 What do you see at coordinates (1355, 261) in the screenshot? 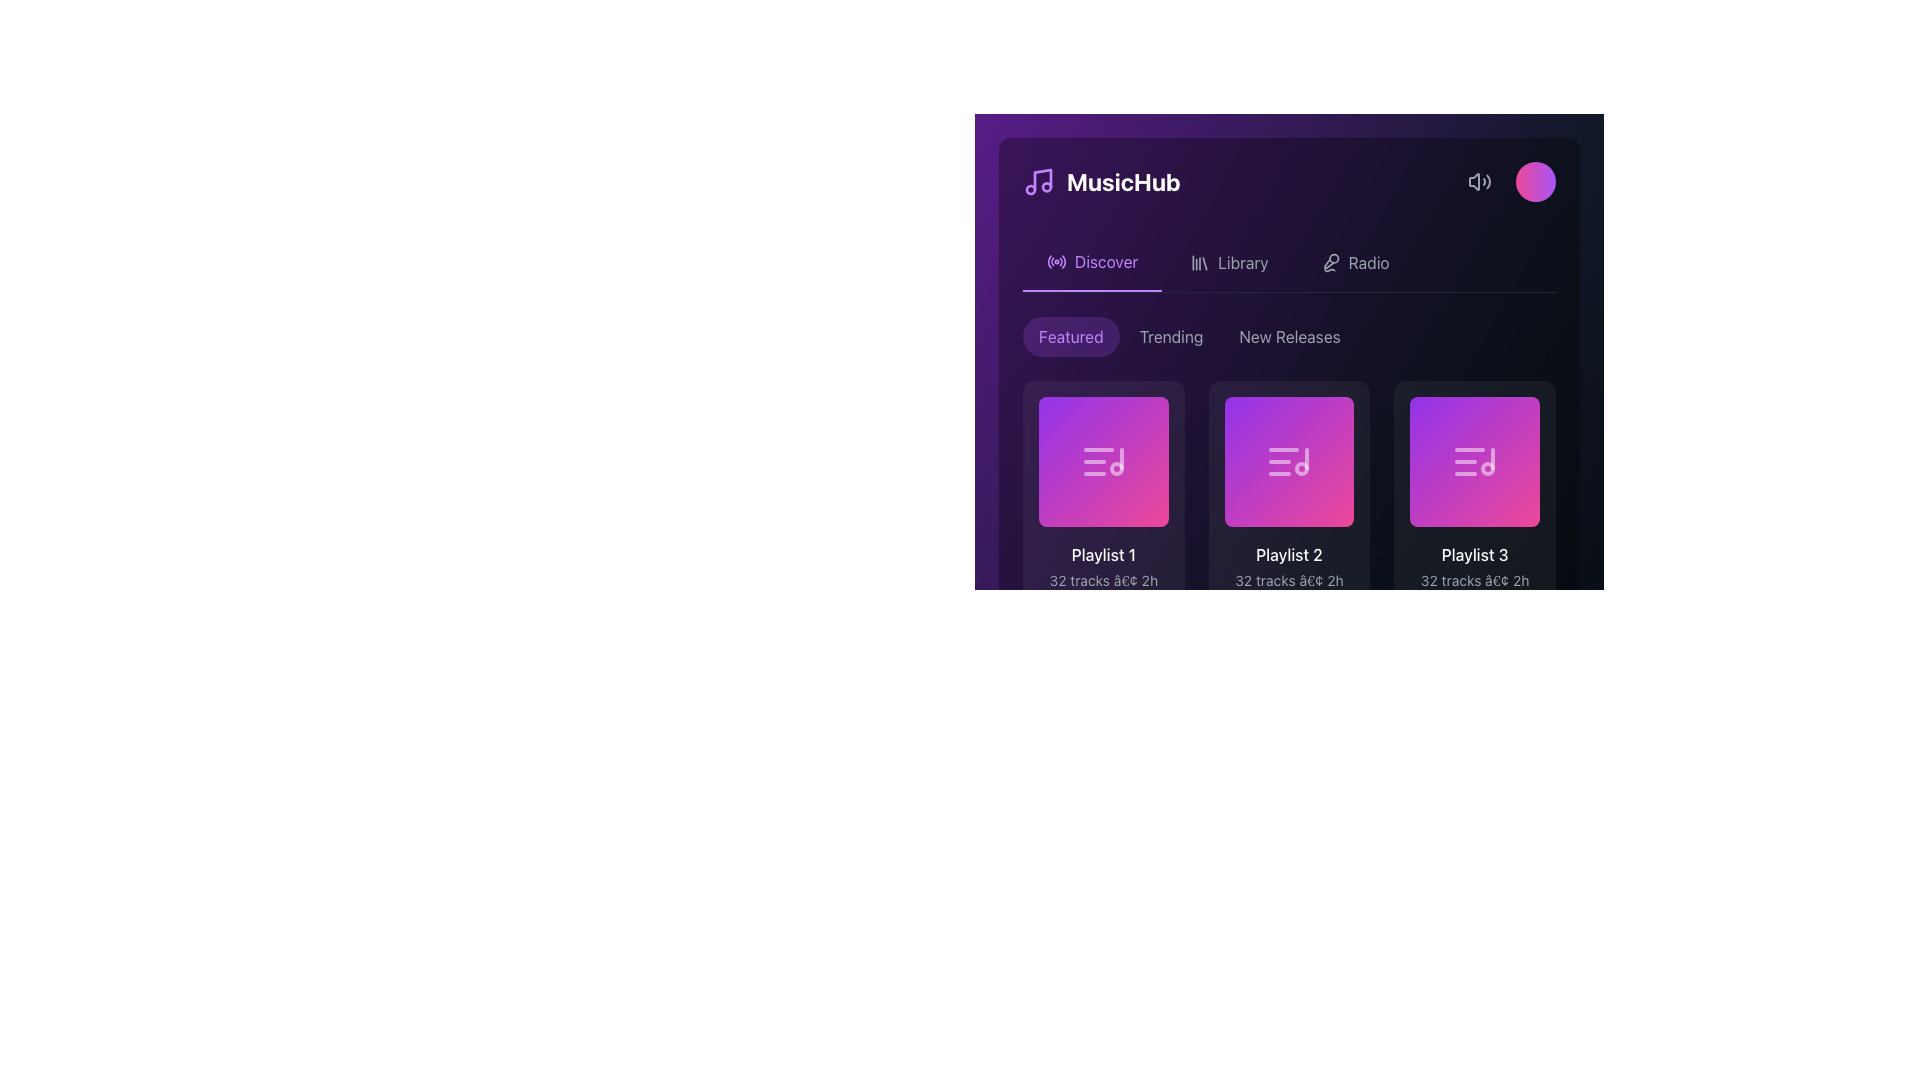
I see `the 'Radio' interactive navigation tab, which features gray text on a dark background and is the third option in the horizontal navigation menu` at bounding box center [1355, 261].